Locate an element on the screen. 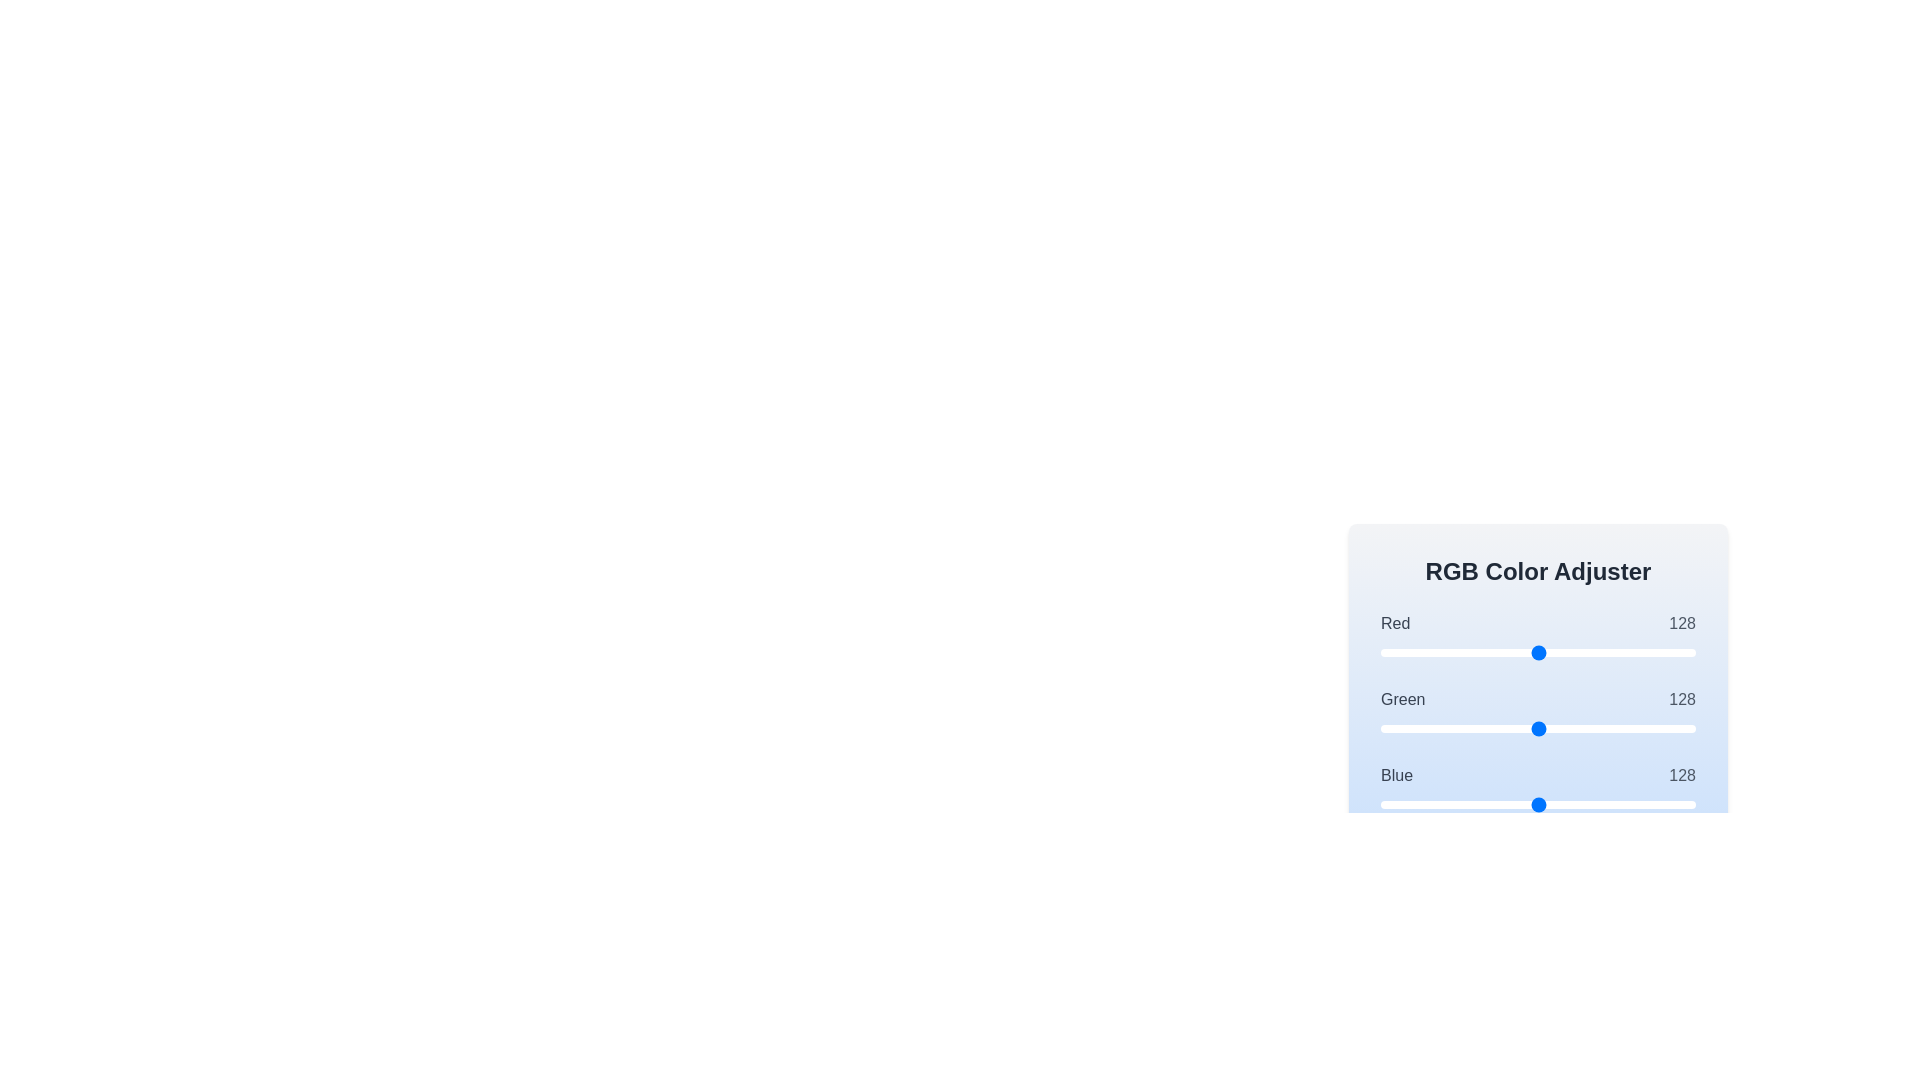 The image size is (1920, 1080). the 0 slider to set its value to 54 is located at coordinates (1447, 652).